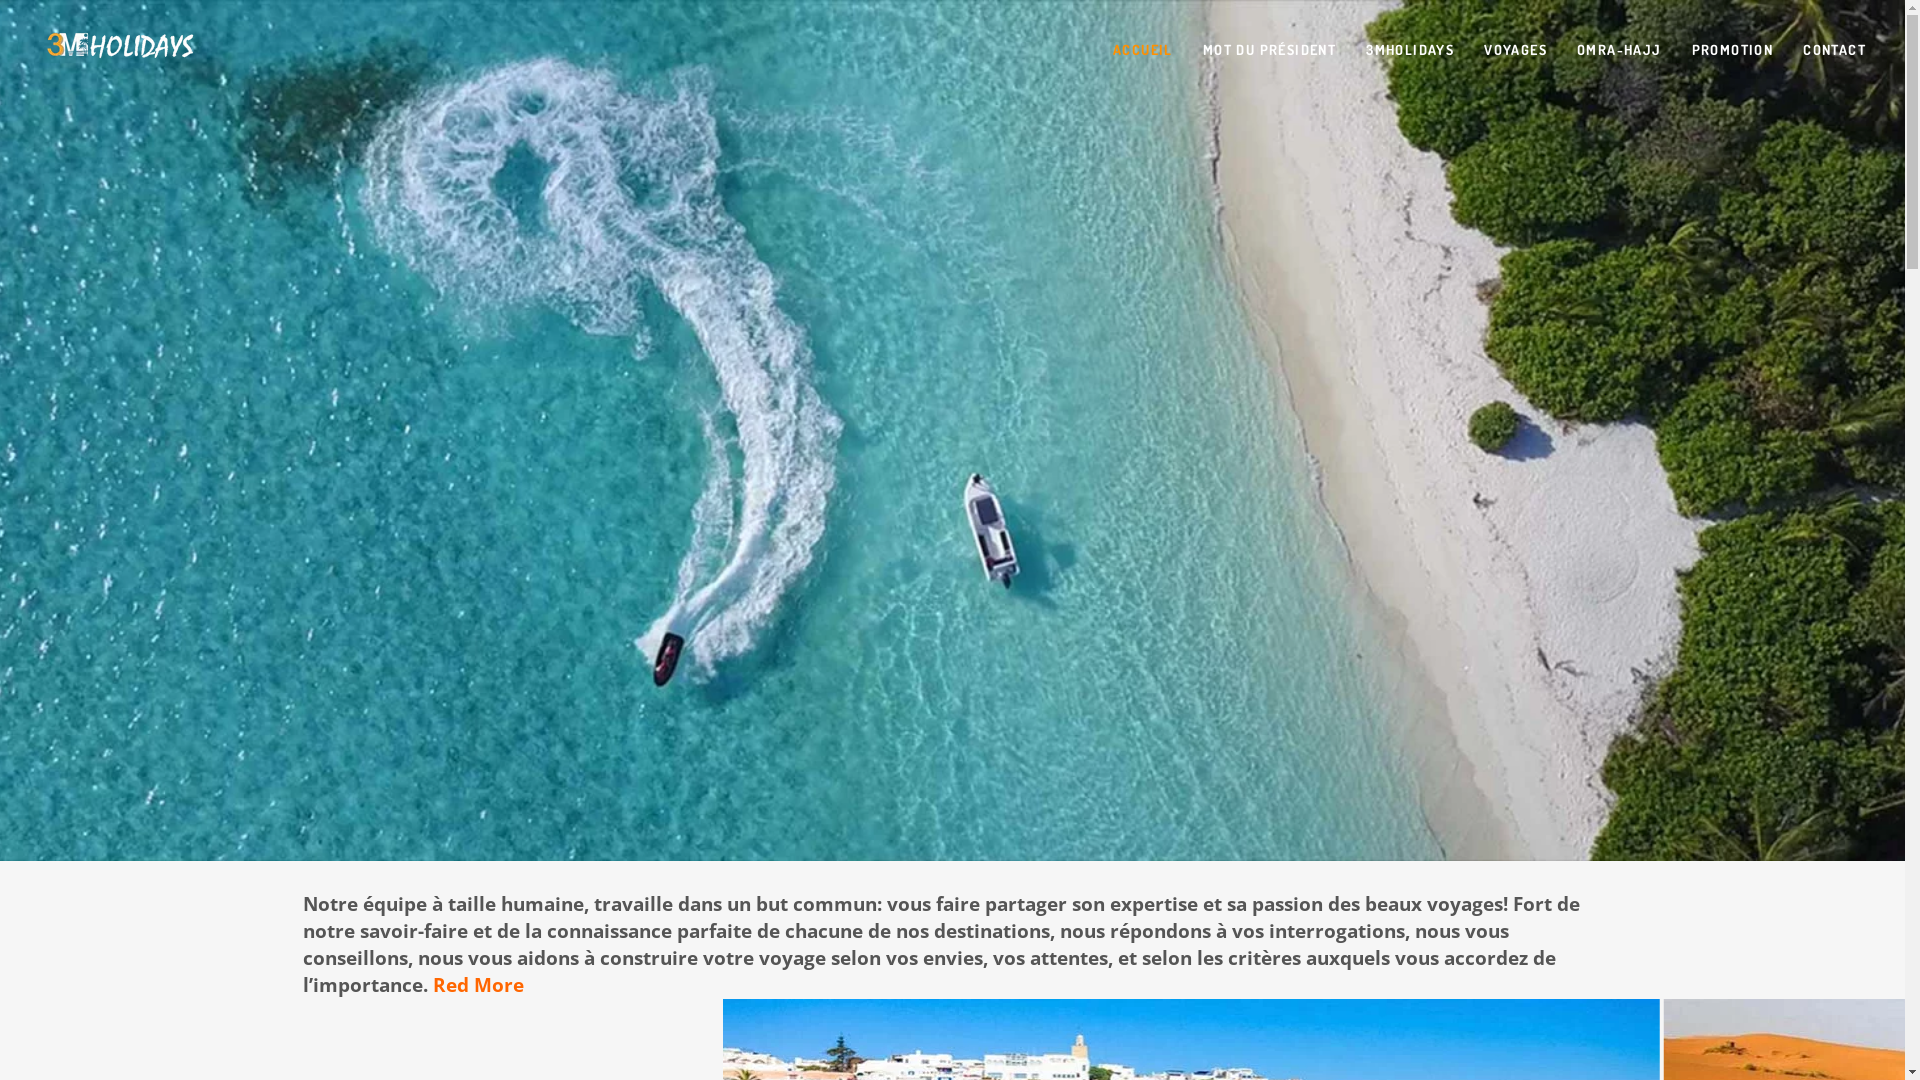 The width and height of the screenshot is (1920, 1080). Describe the element at coordinates (1676, 49) in the screenshot. I see `'PROMOTION'` at that location.